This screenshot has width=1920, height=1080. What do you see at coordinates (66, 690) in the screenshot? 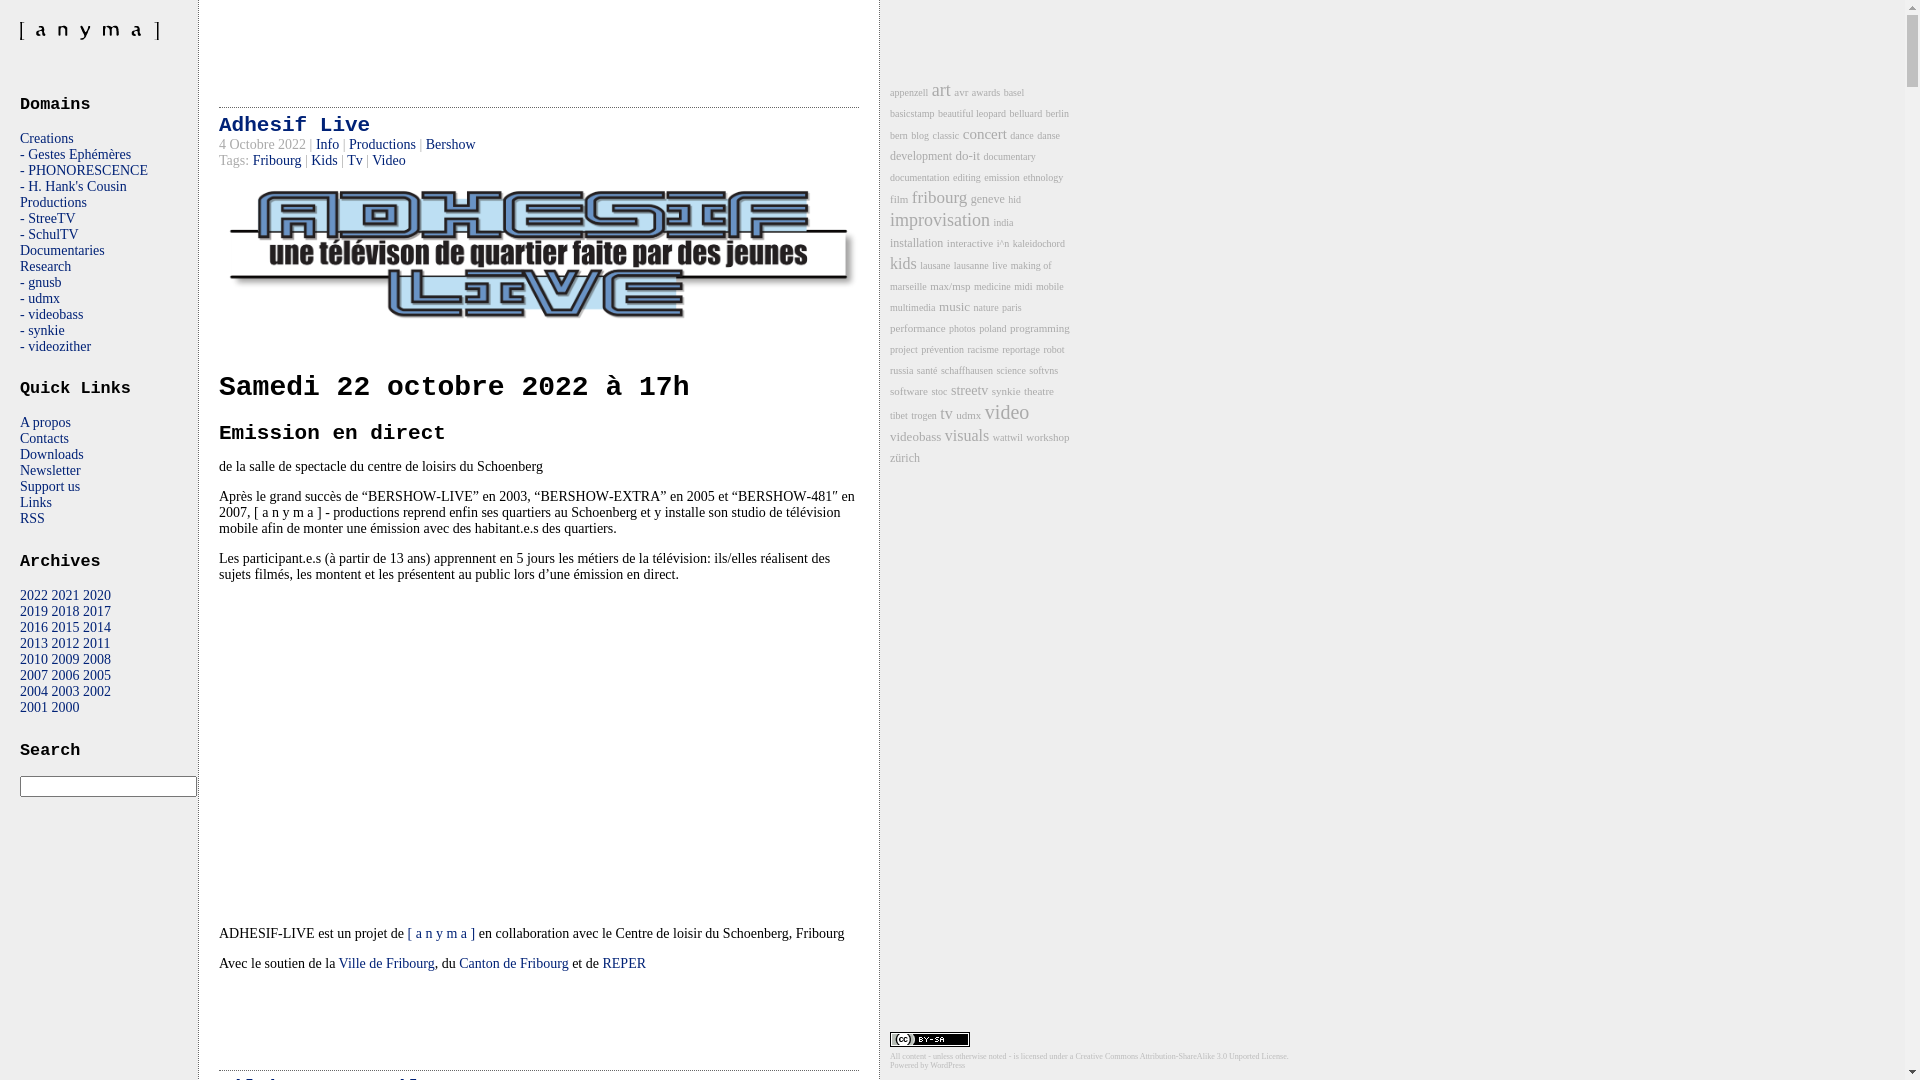
I see `'2003'` at bounding box center [66, 690].